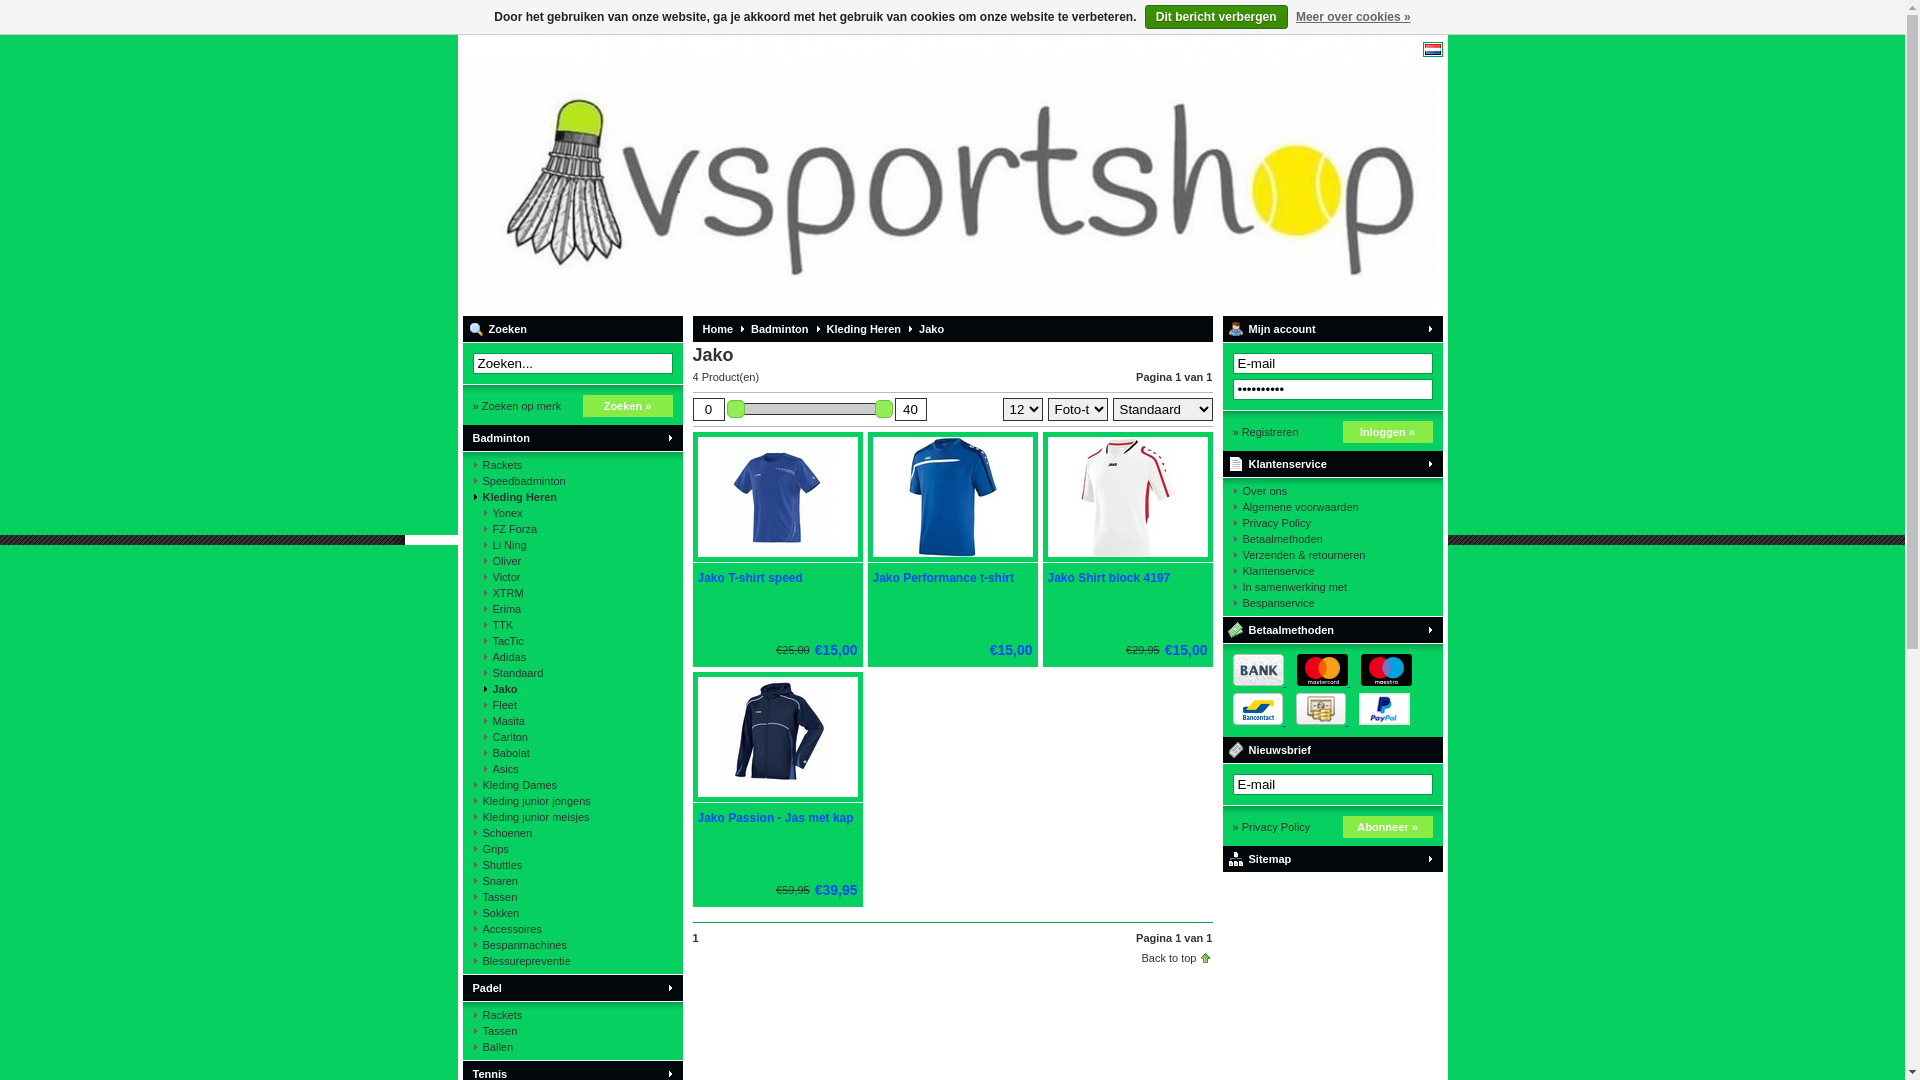  Describe the element at coordinates (725, 173) in the screenshot. I see `'Avsportshop'` at that location.